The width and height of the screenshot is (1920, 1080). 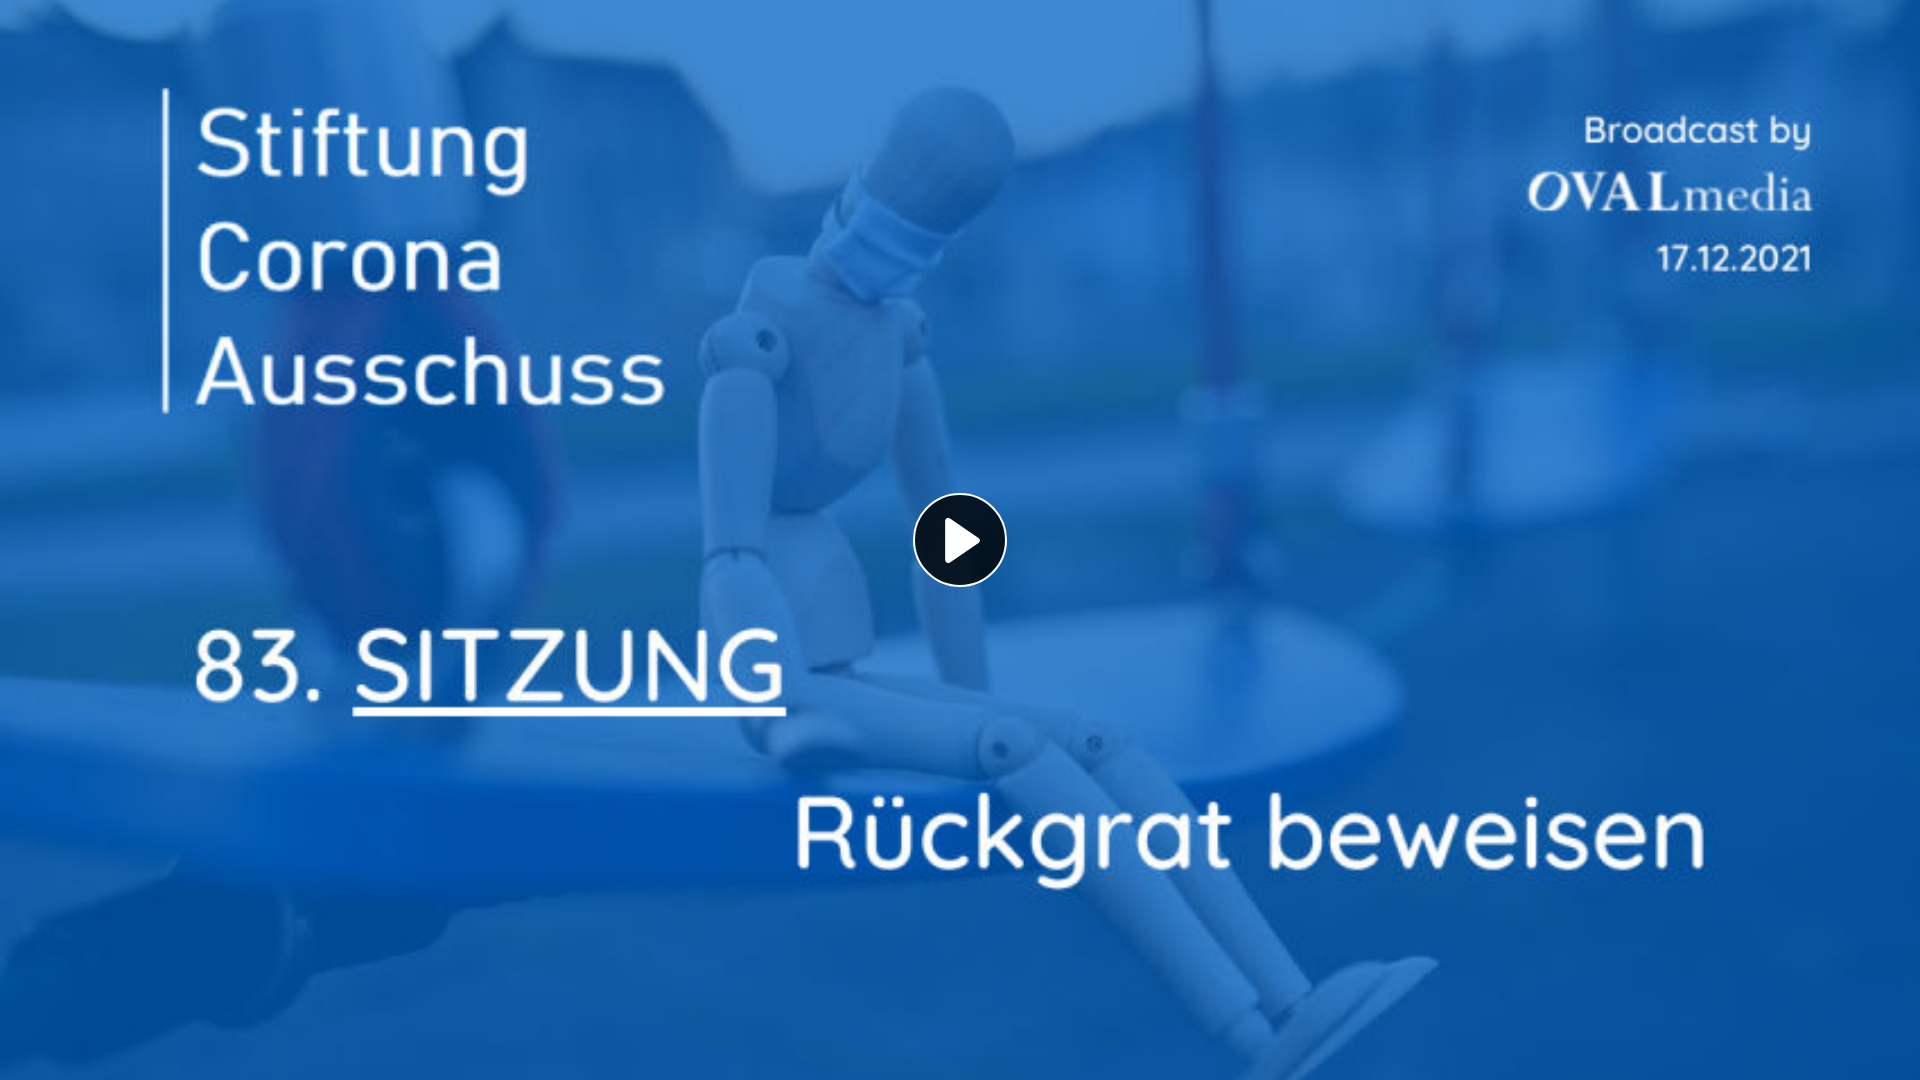 What do you see at coordinates (911, 540) in the screenshot?
I see `'Play Video'` at bounding box center [911, 540].